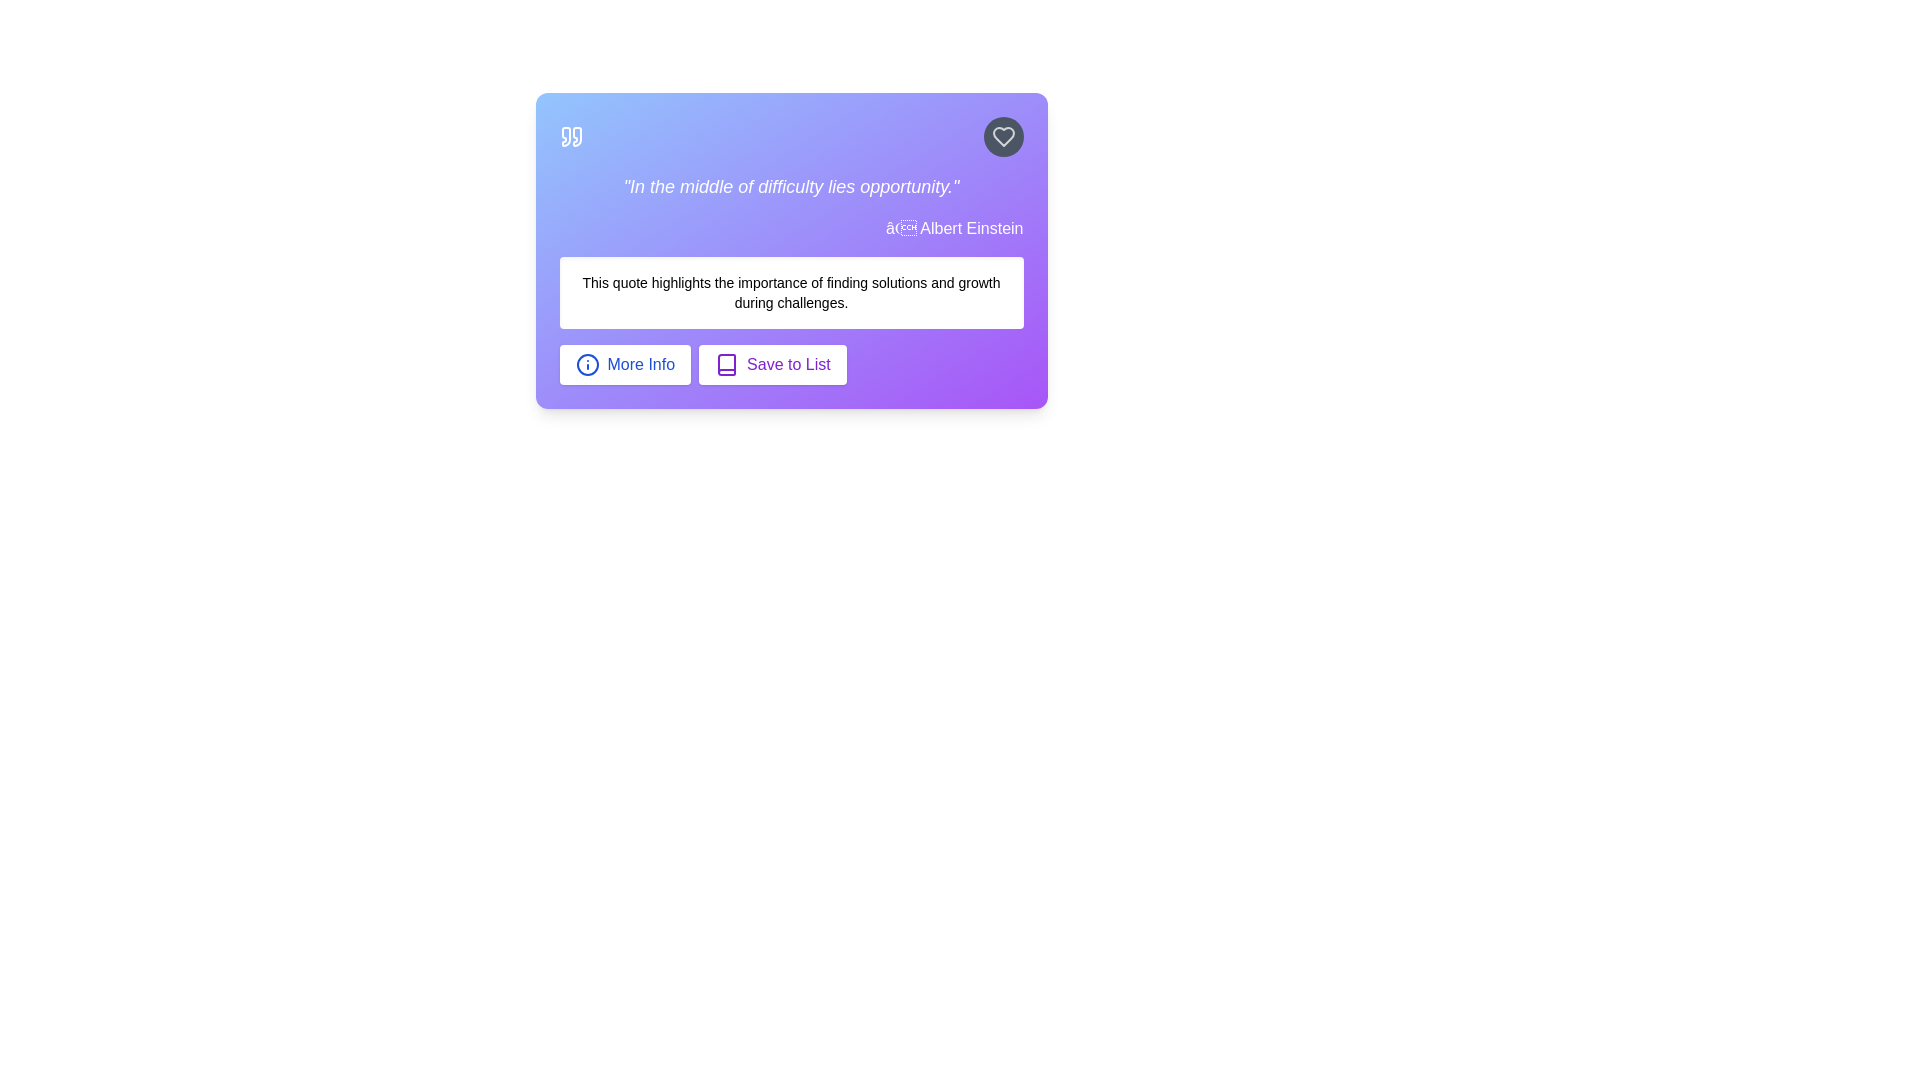 The width and height of the screenshot is (1920, 1080). What do you see at coordinates (726, 365) in the screenshot?
I see `the small SVG graphic icon in the top-right corner of the interactive card, which symbolizes the concept of saving or categorizing a quote` at bounding box center [726, 365].